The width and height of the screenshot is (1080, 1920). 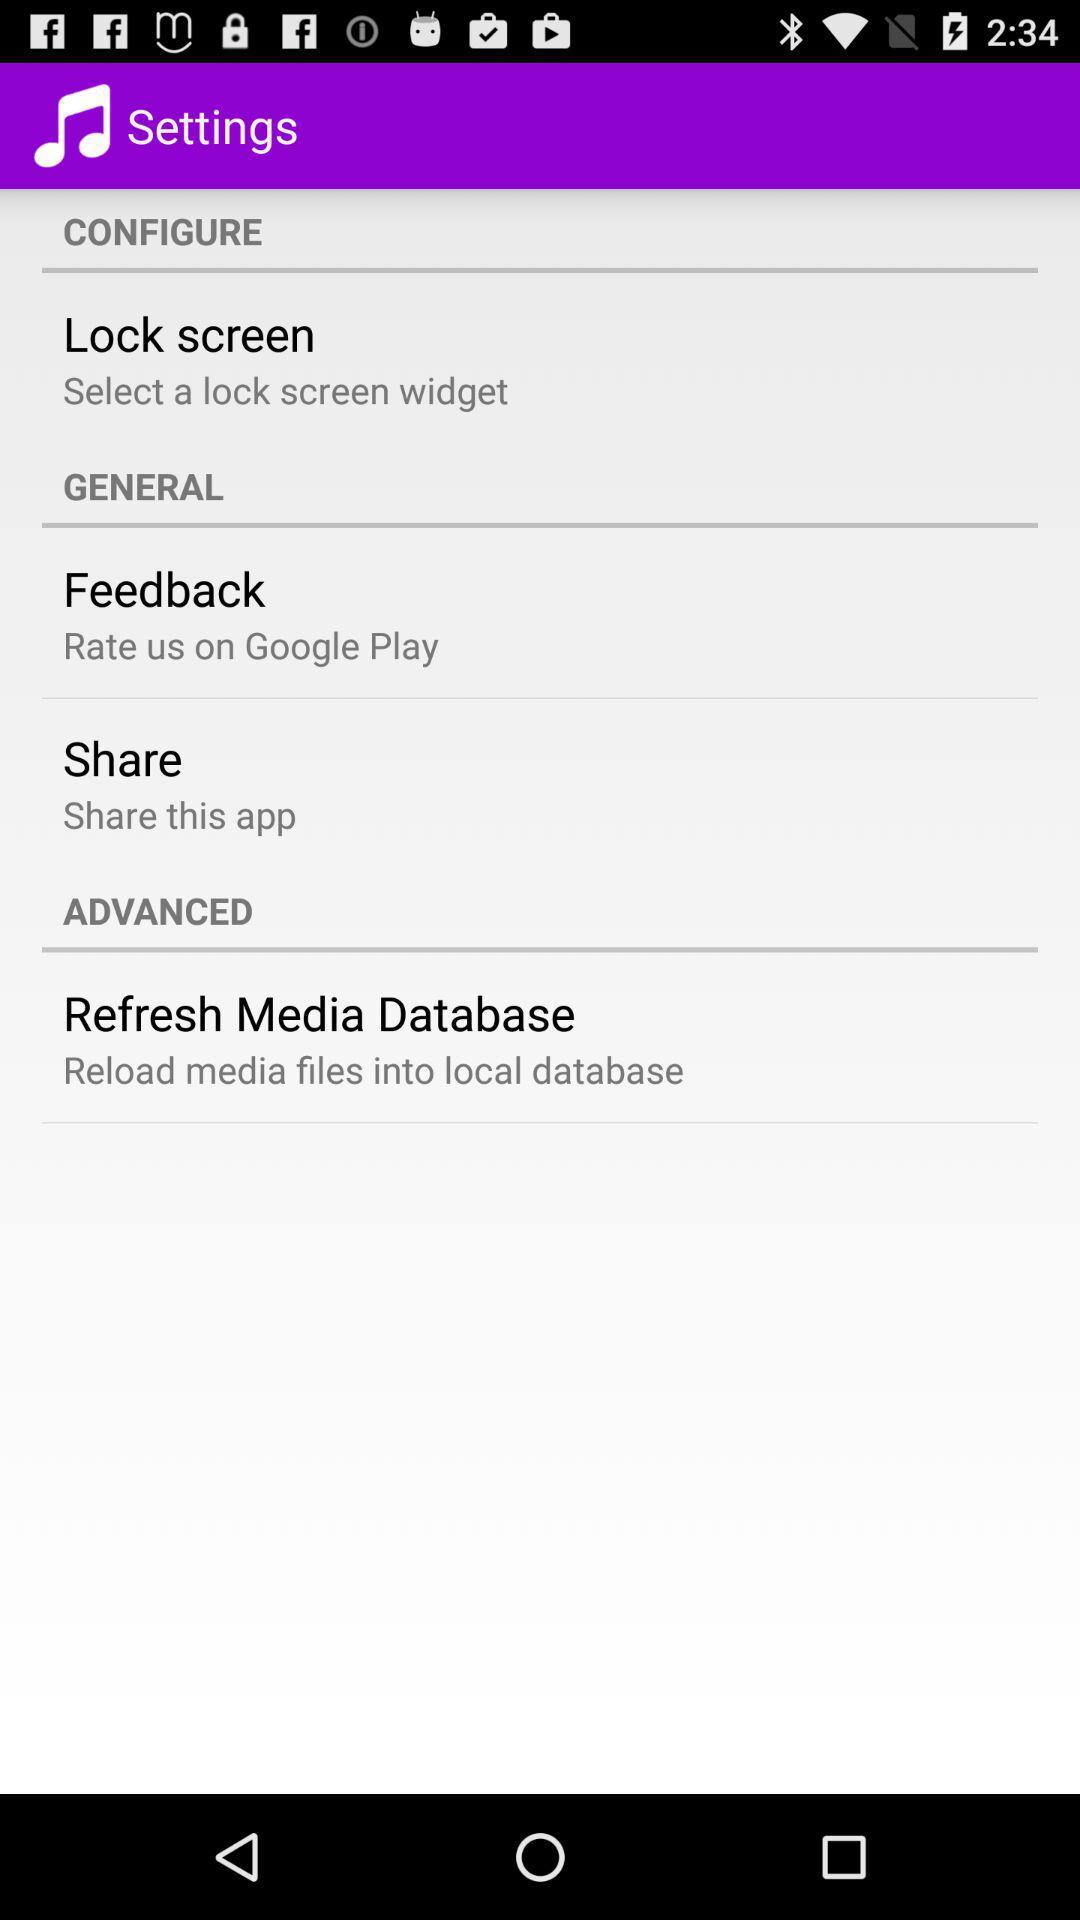 What do you see at coordinates (169, 124) in the screenshot?
I see `settings` at bounding box center [169, 124].